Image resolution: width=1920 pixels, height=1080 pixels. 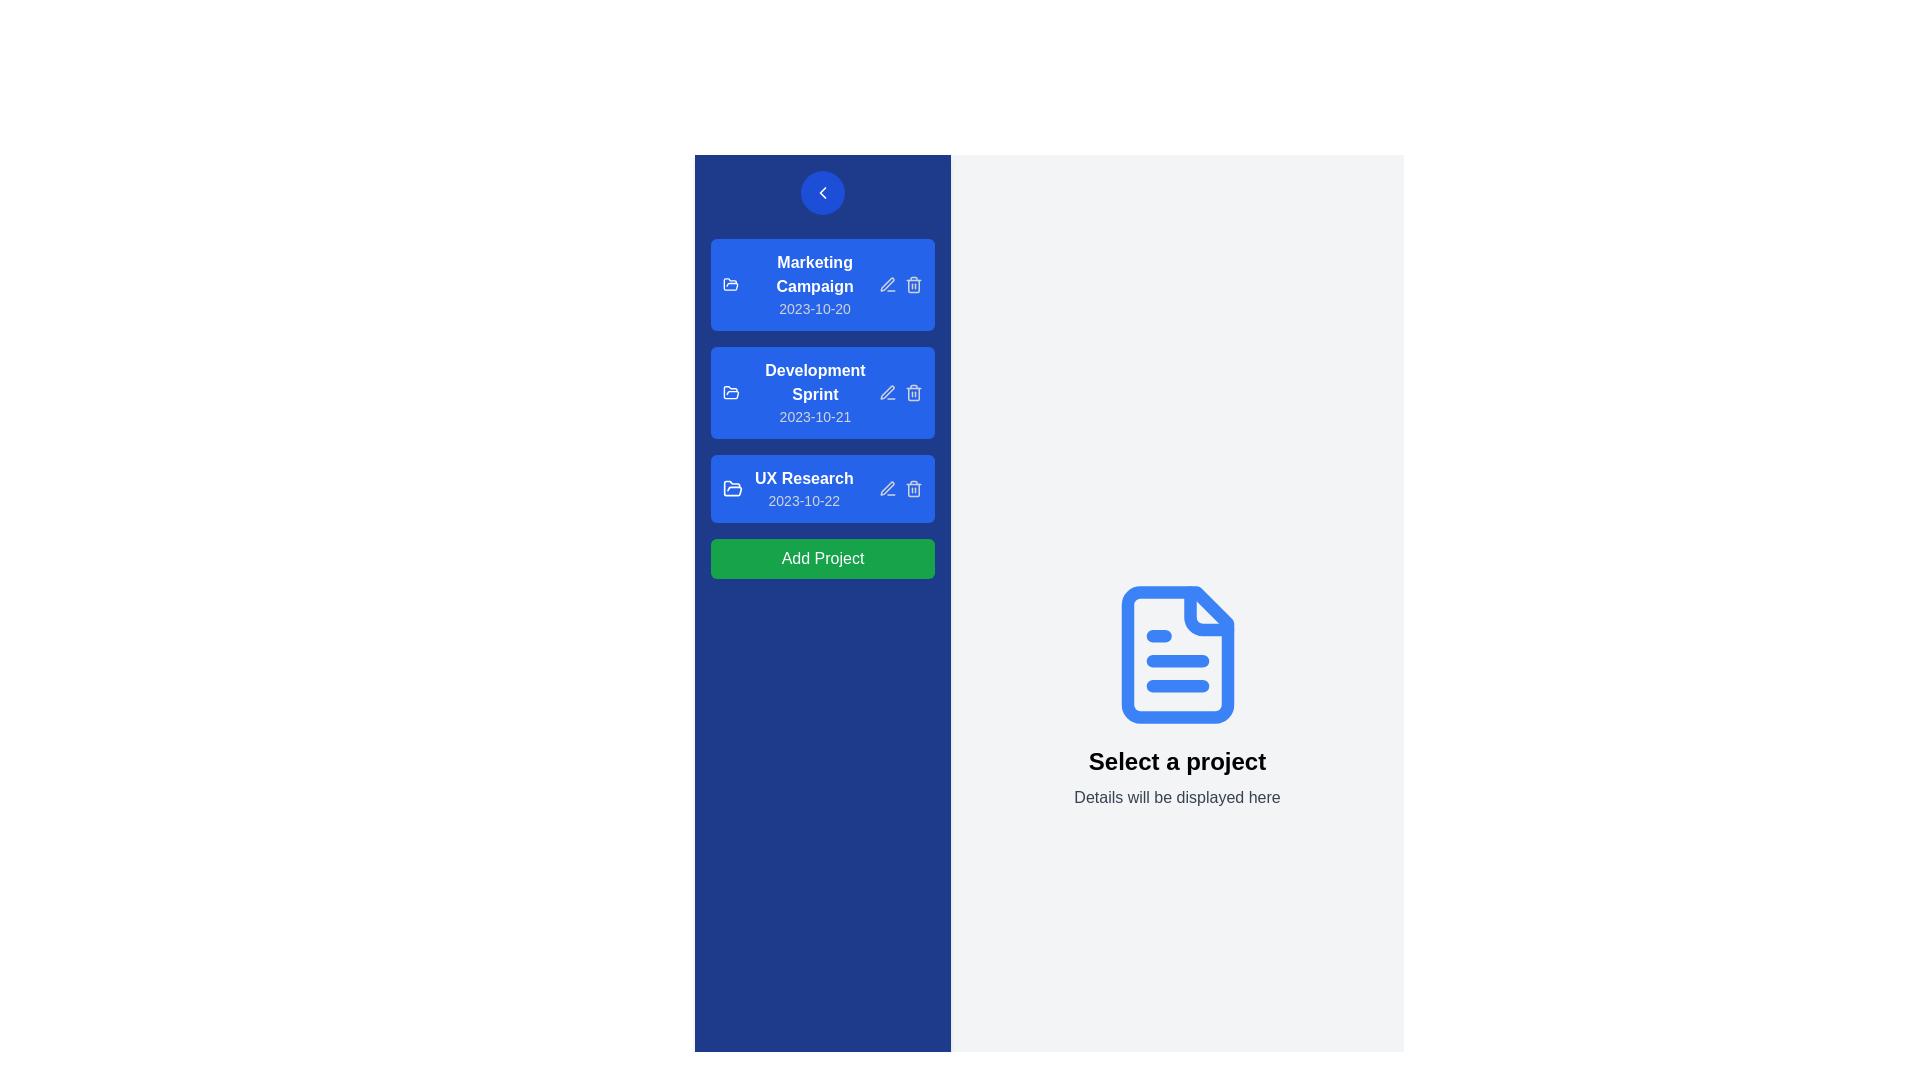 I want to click on the delete button, which is the third icon in the horizontal row next to the 'Development Sprint' project name in the left-side blue panel, so click(x=912, y=393).